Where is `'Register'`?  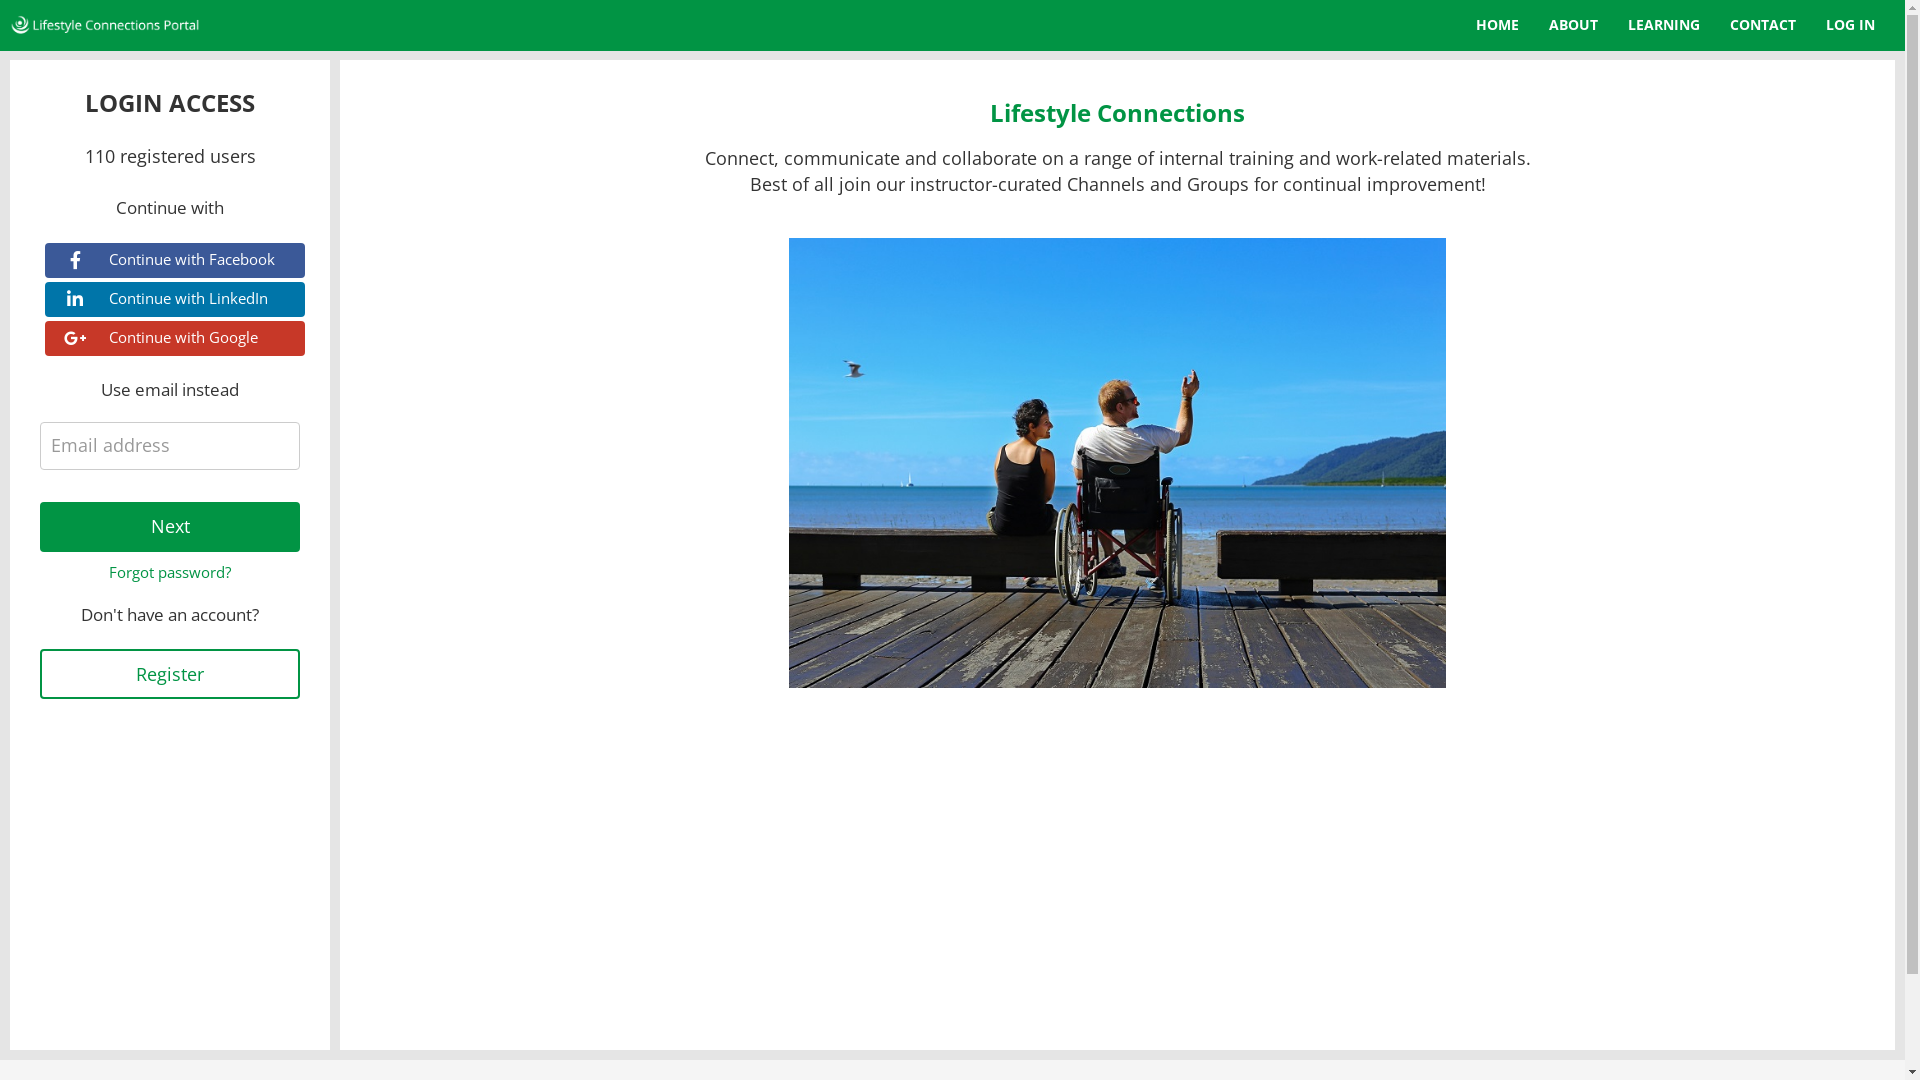 'Register' is located at coordinates (169, 674).